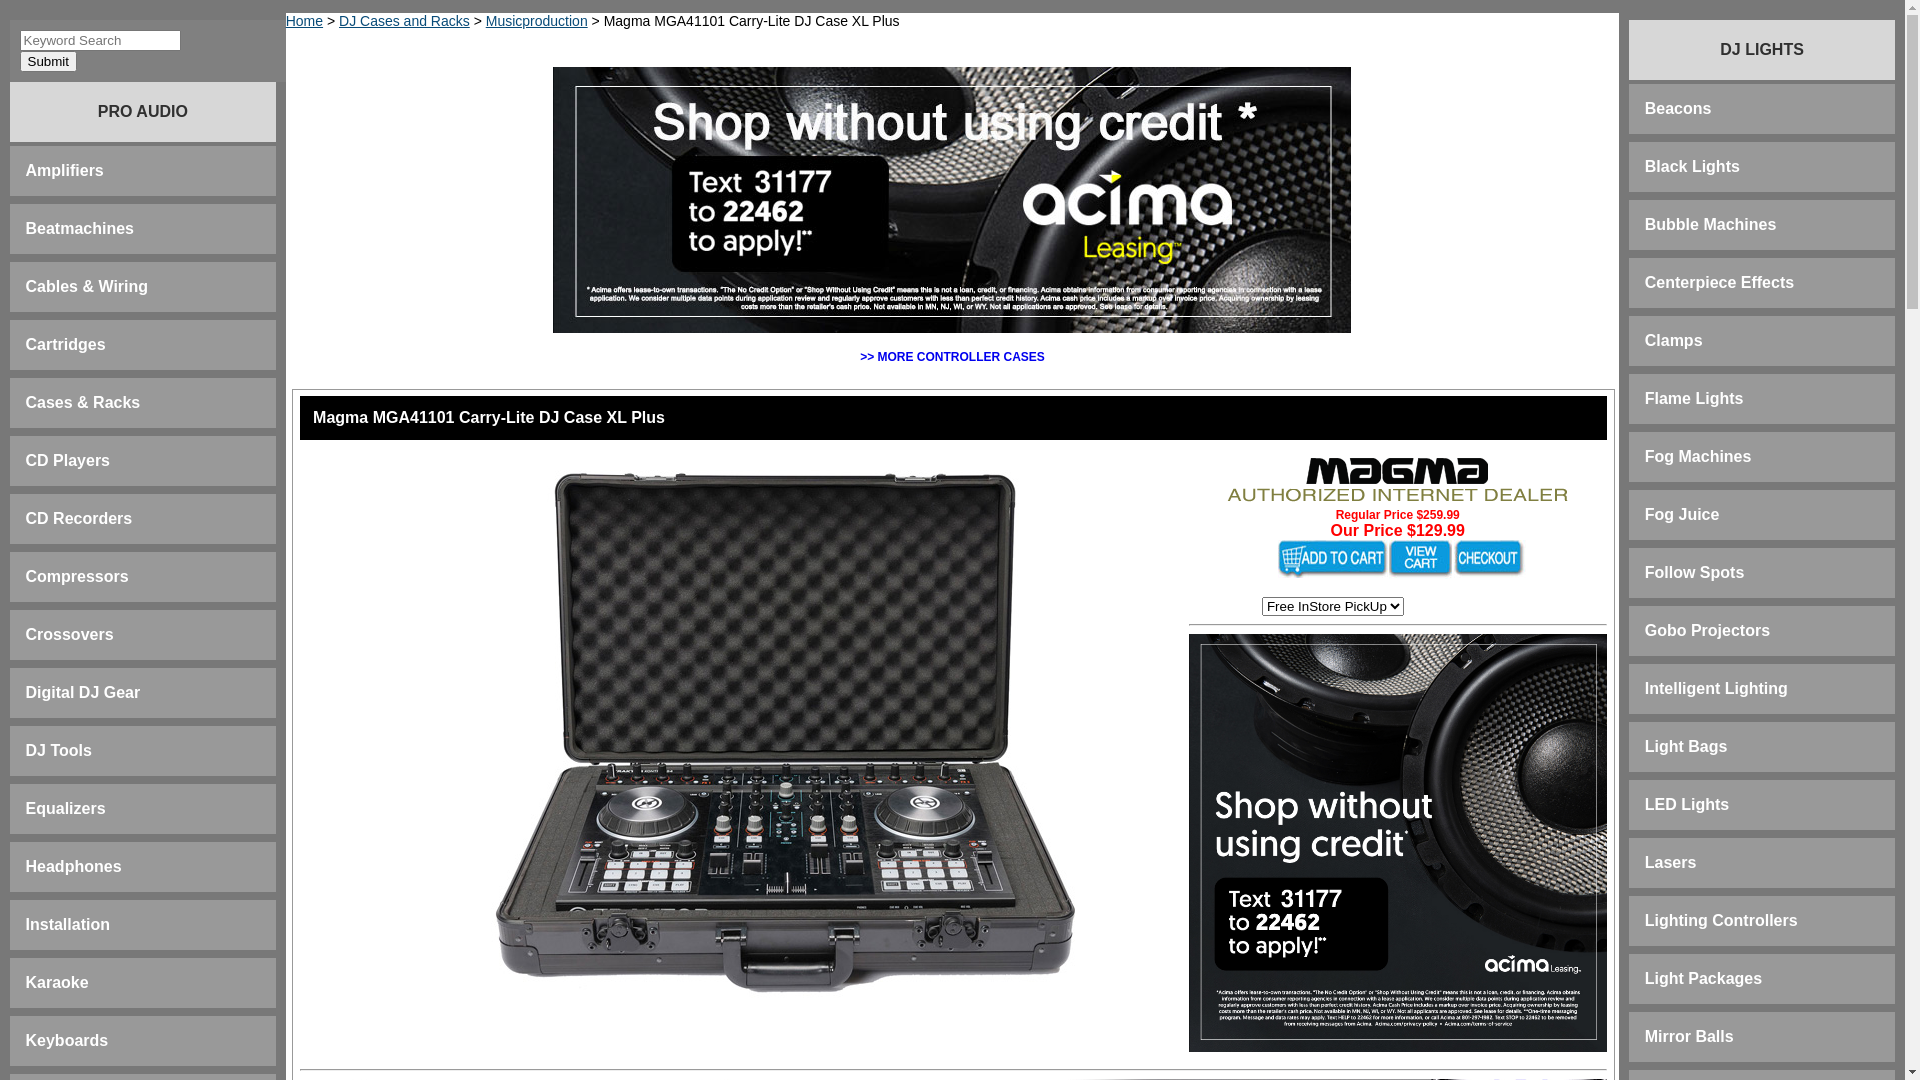 The image size is (1920, 1080). I want to click on 'Home', so click(303, 20).